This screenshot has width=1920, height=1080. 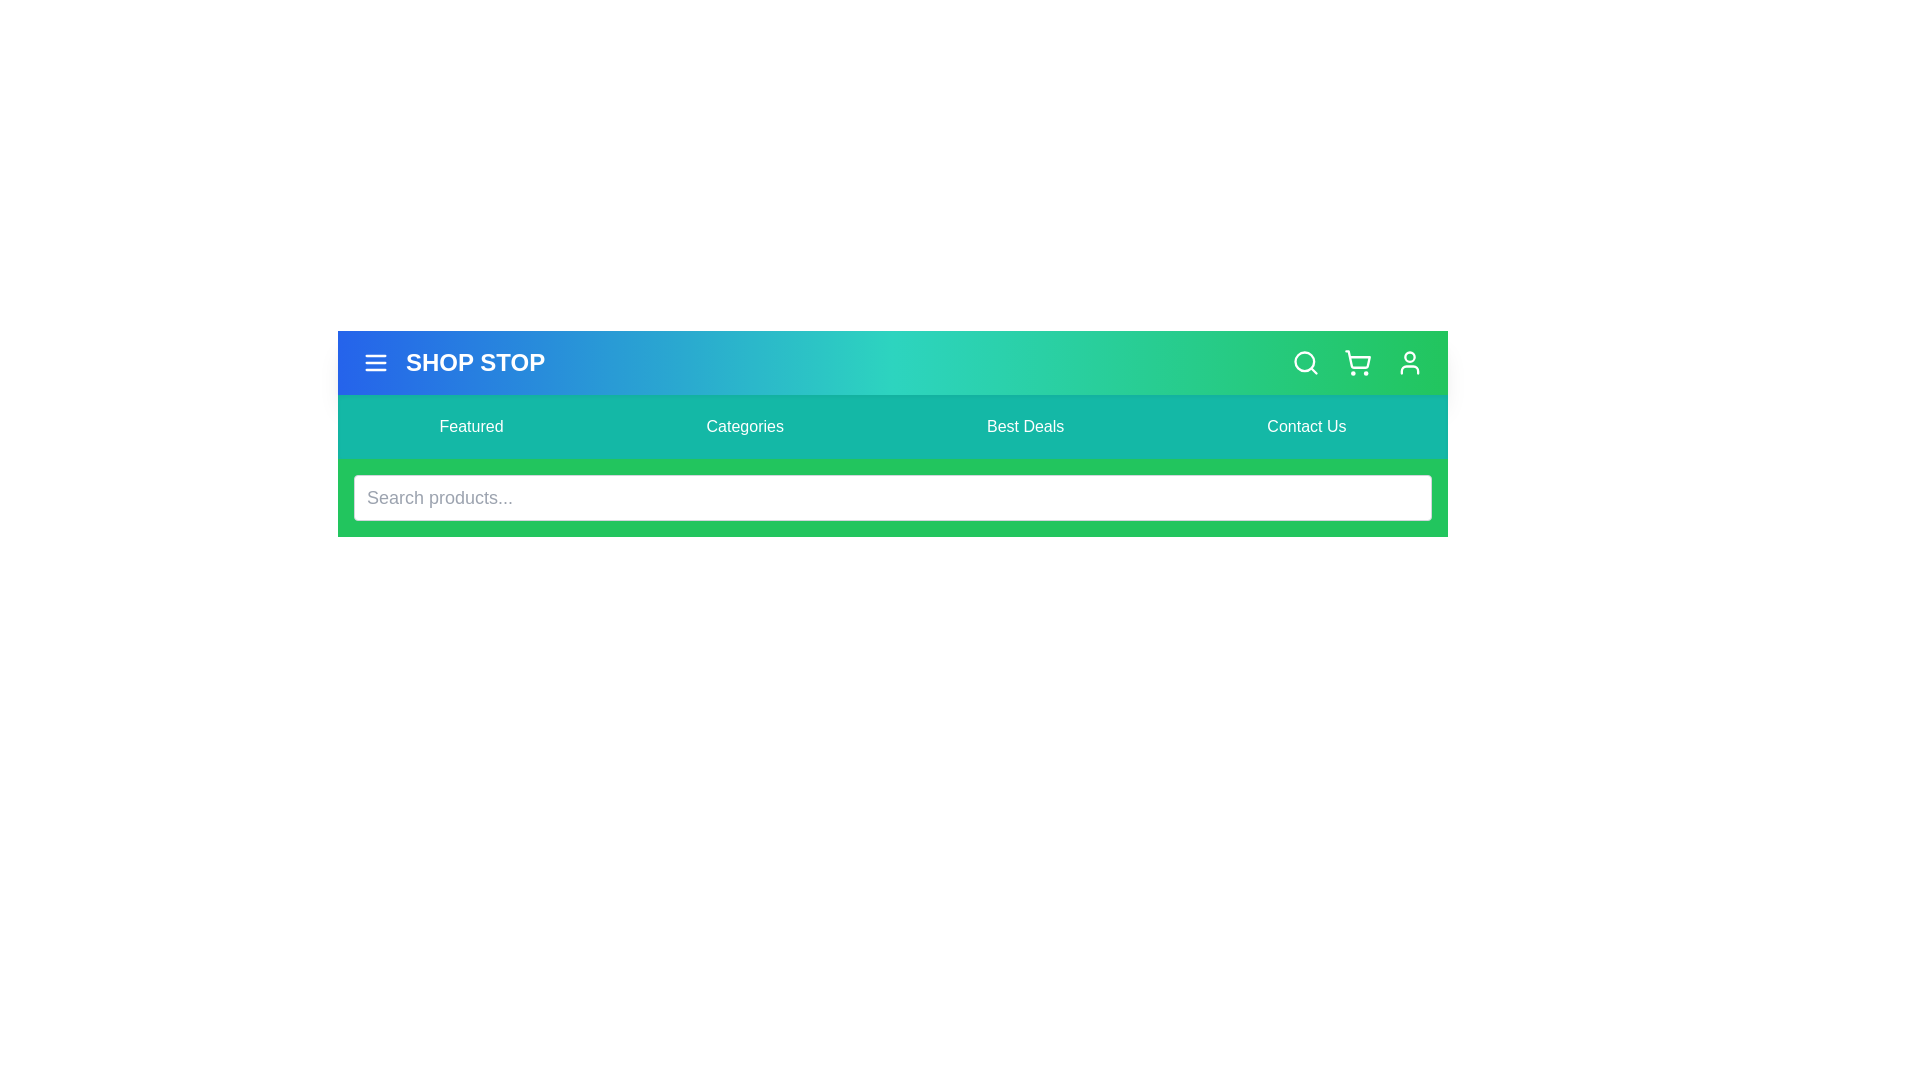 What do you see at coordinates (469, 426) in the screenshot?
I see `the menu item labeled Featured in the navigation bar` at bounding box center [469, 426].